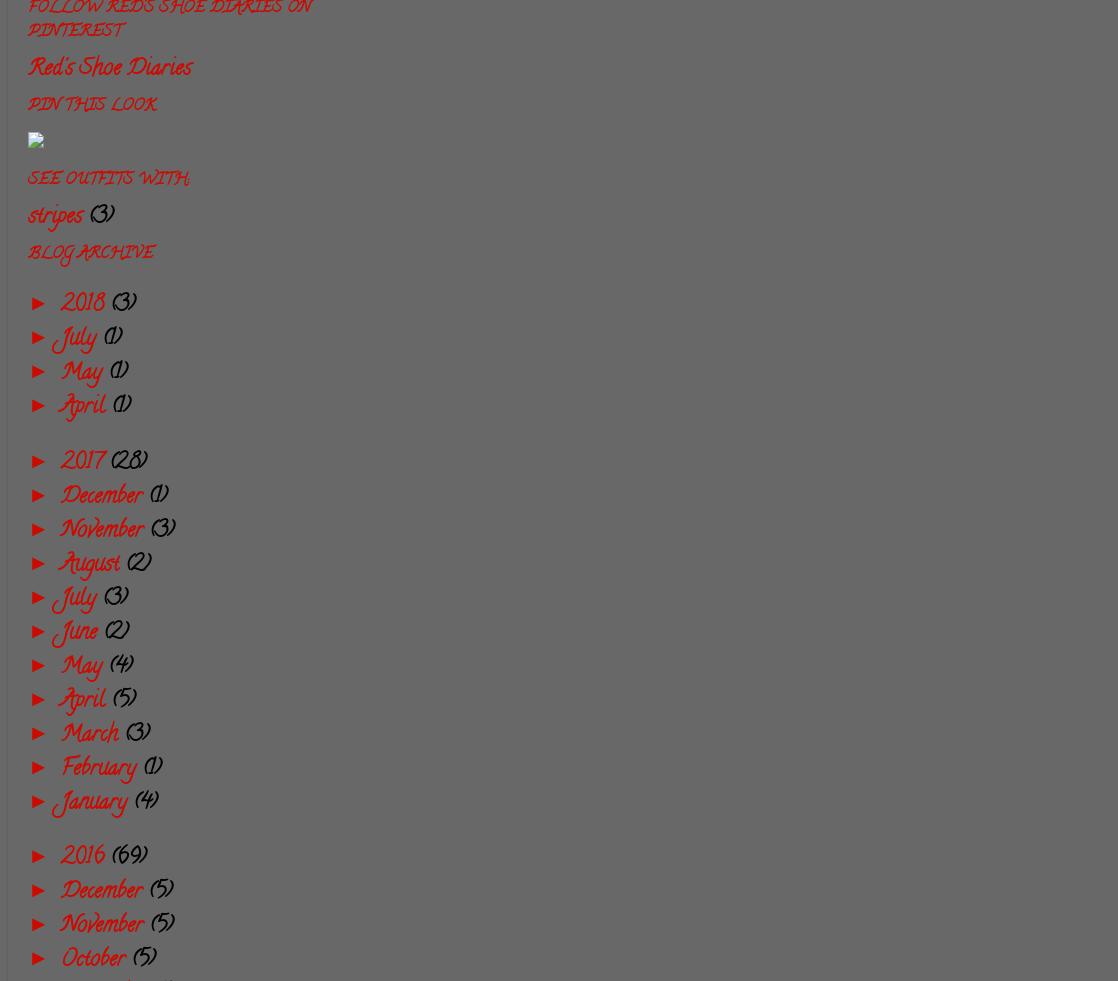 The width and height of the screenshot is (1118, 981). I want to click on 'January', so click(97, 803).